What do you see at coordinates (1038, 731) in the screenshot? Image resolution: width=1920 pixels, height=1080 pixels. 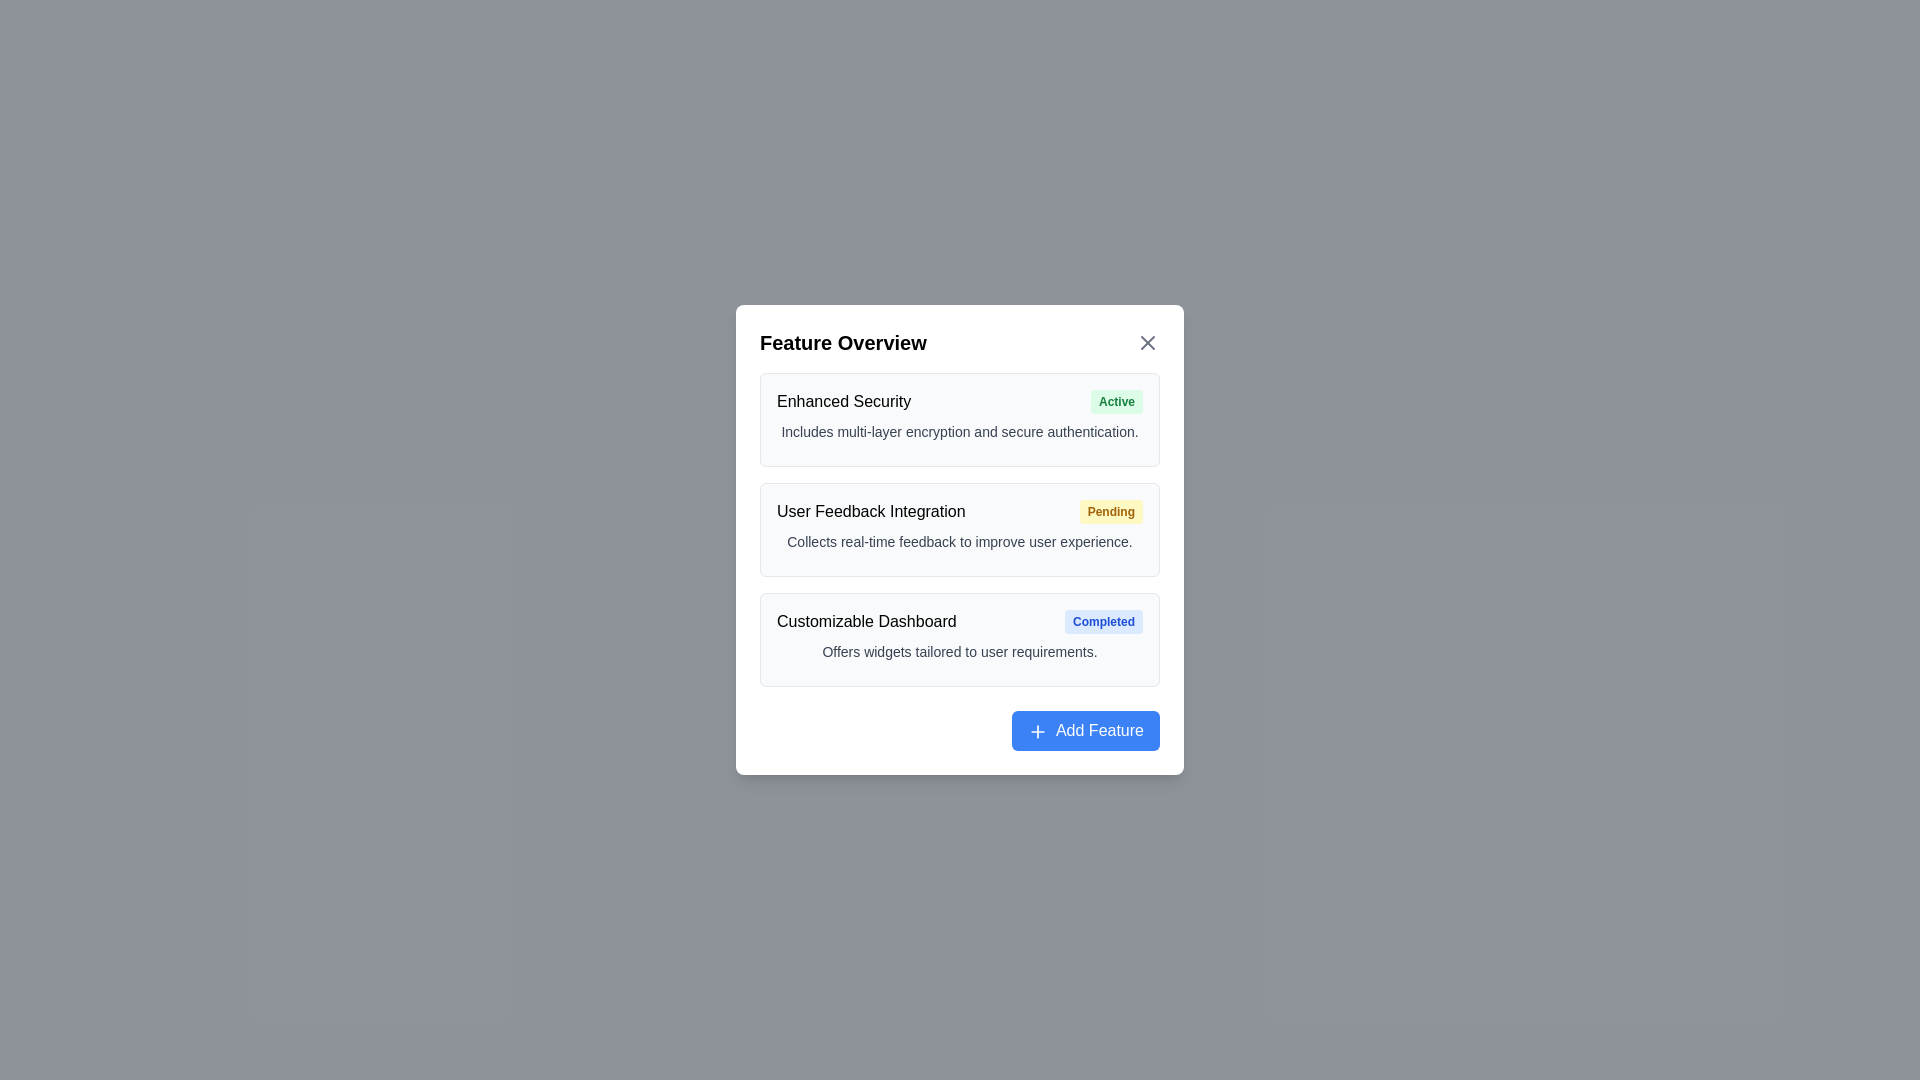 I see `the blue 'Add Feature' button with a white plus icon` at bounding box center [1038, 731].